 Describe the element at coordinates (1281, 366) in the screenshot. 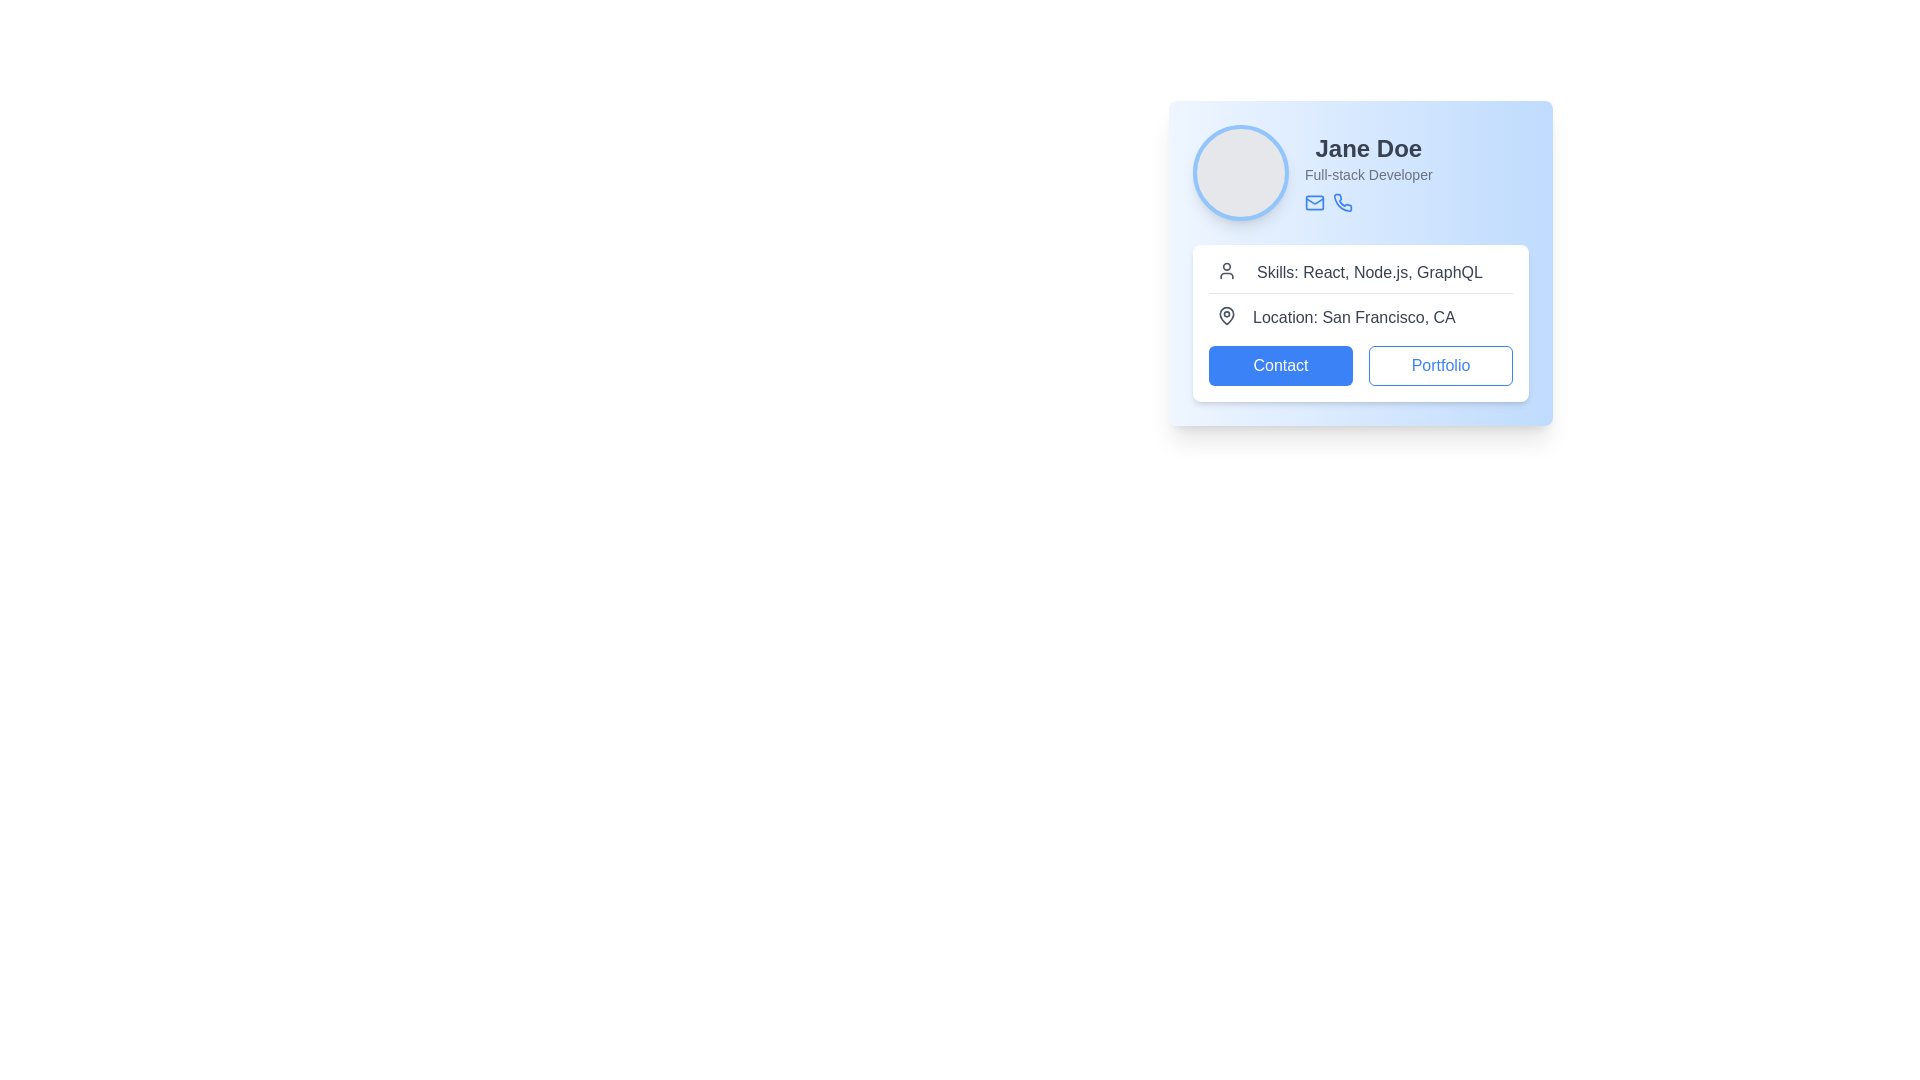

I see `the first button in the horizontal row on the user profile card` at that location.